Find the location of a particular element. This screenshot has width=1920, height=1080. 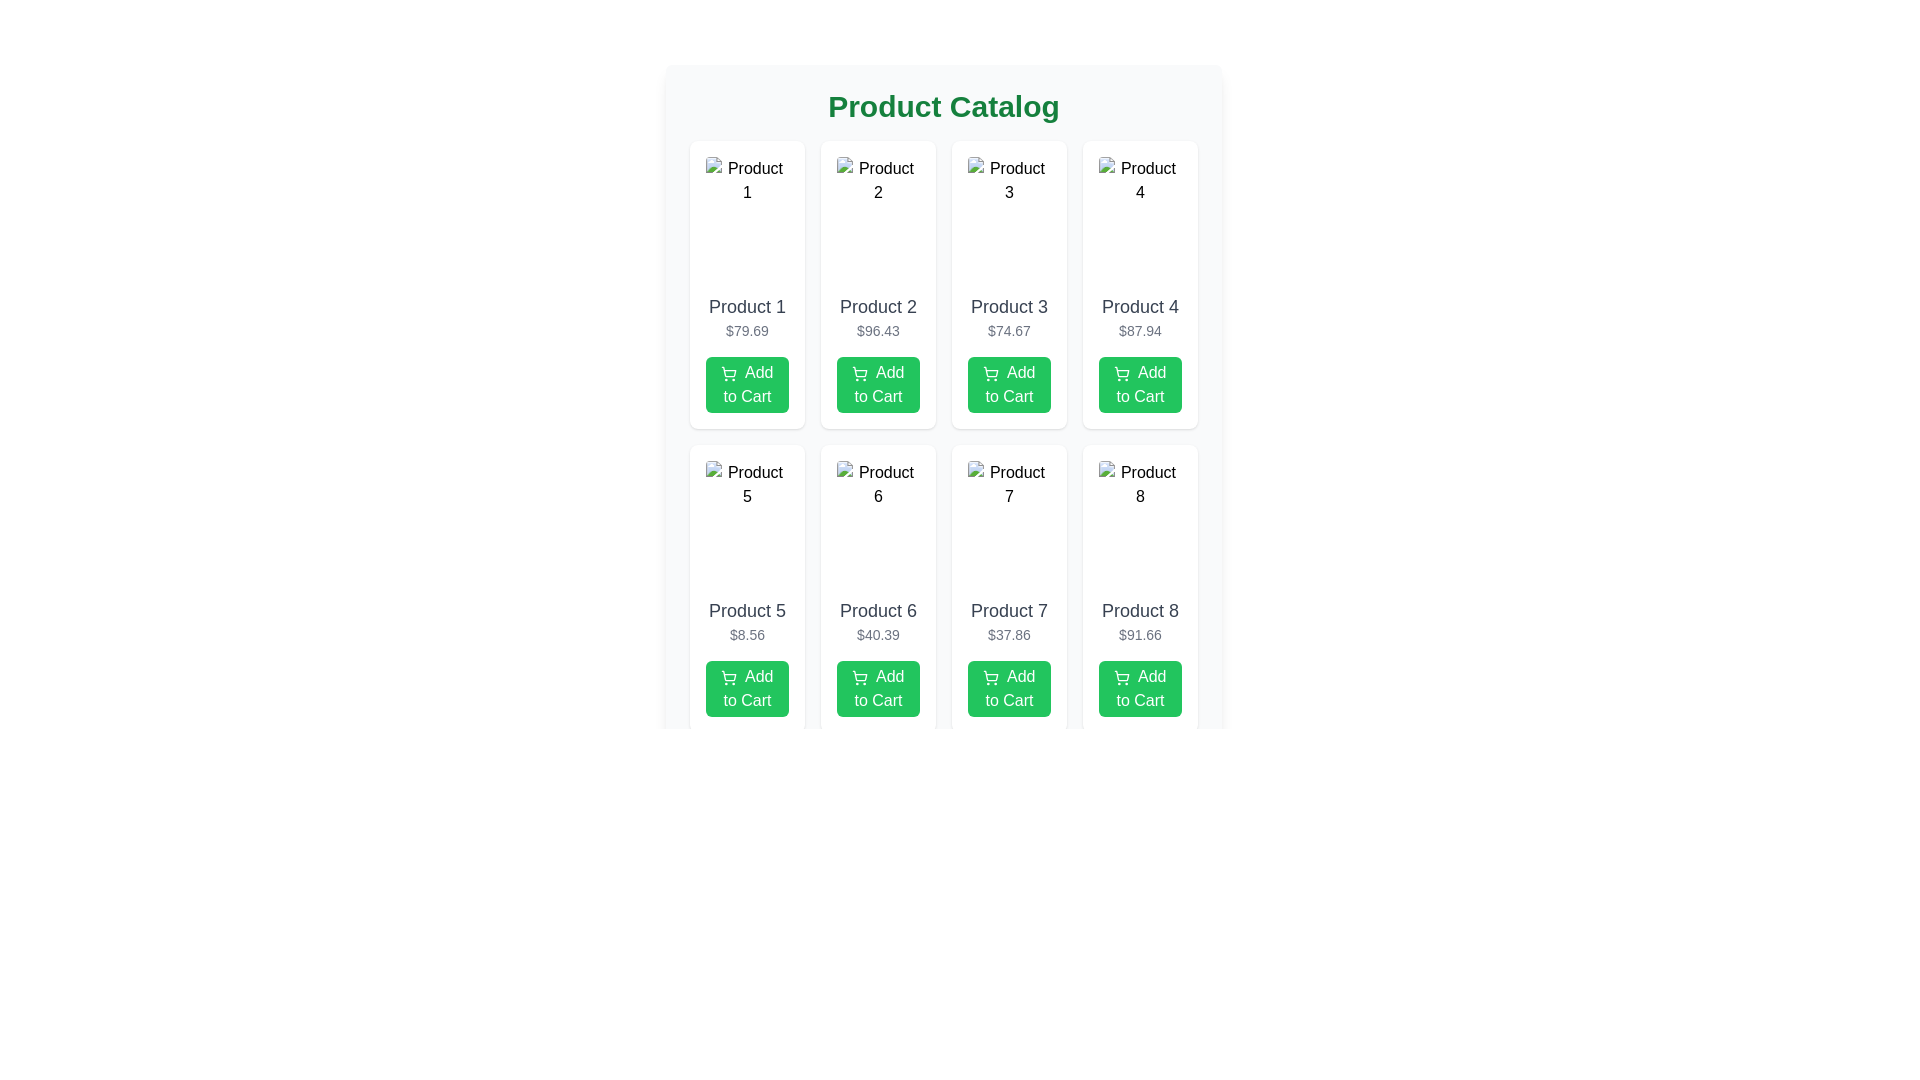

the text label displaying the price '$8.56' for 'Product 5', which is located between the product name and the 'Add to Cart' button is located at coordinates (746, 635).